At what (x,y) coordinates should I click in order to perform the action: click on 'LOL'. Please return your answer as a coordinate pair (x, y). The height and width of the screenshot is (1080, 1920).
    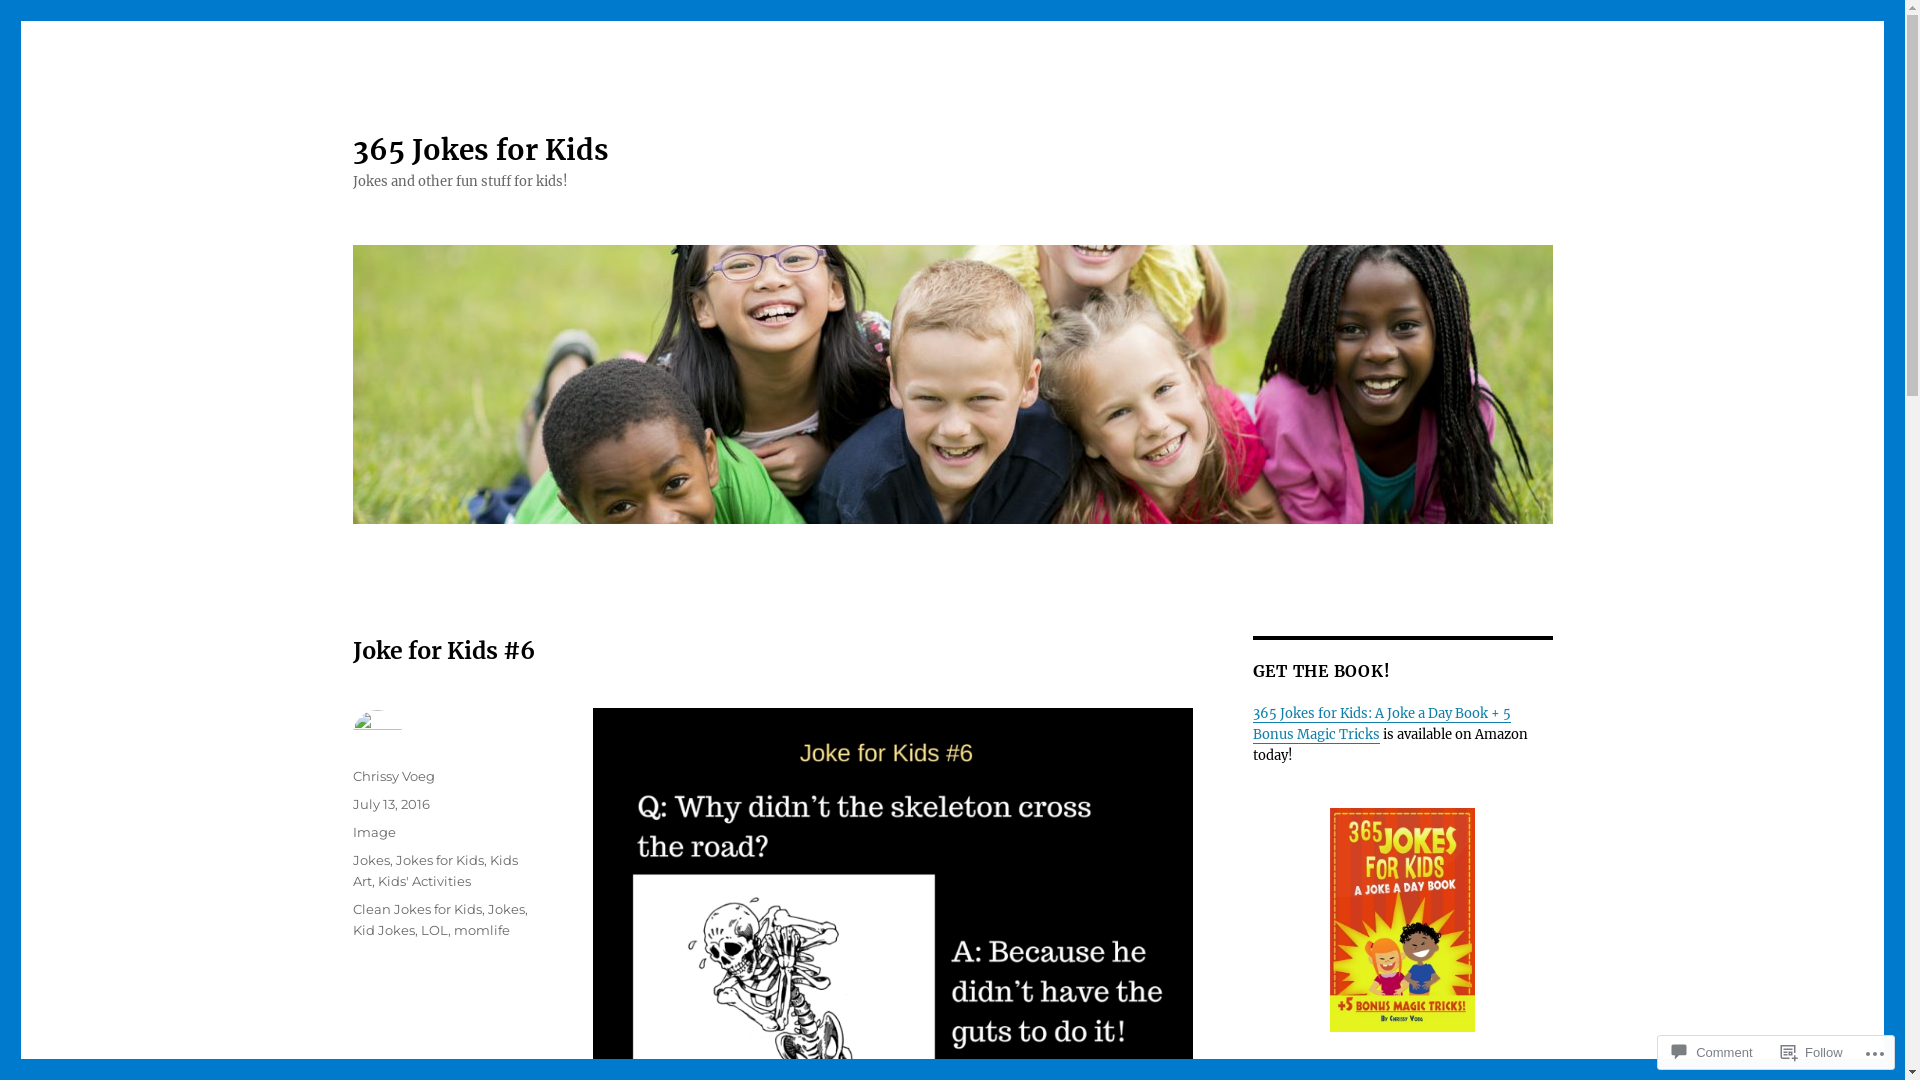
    Looking at the image, I should click on (432, 929).